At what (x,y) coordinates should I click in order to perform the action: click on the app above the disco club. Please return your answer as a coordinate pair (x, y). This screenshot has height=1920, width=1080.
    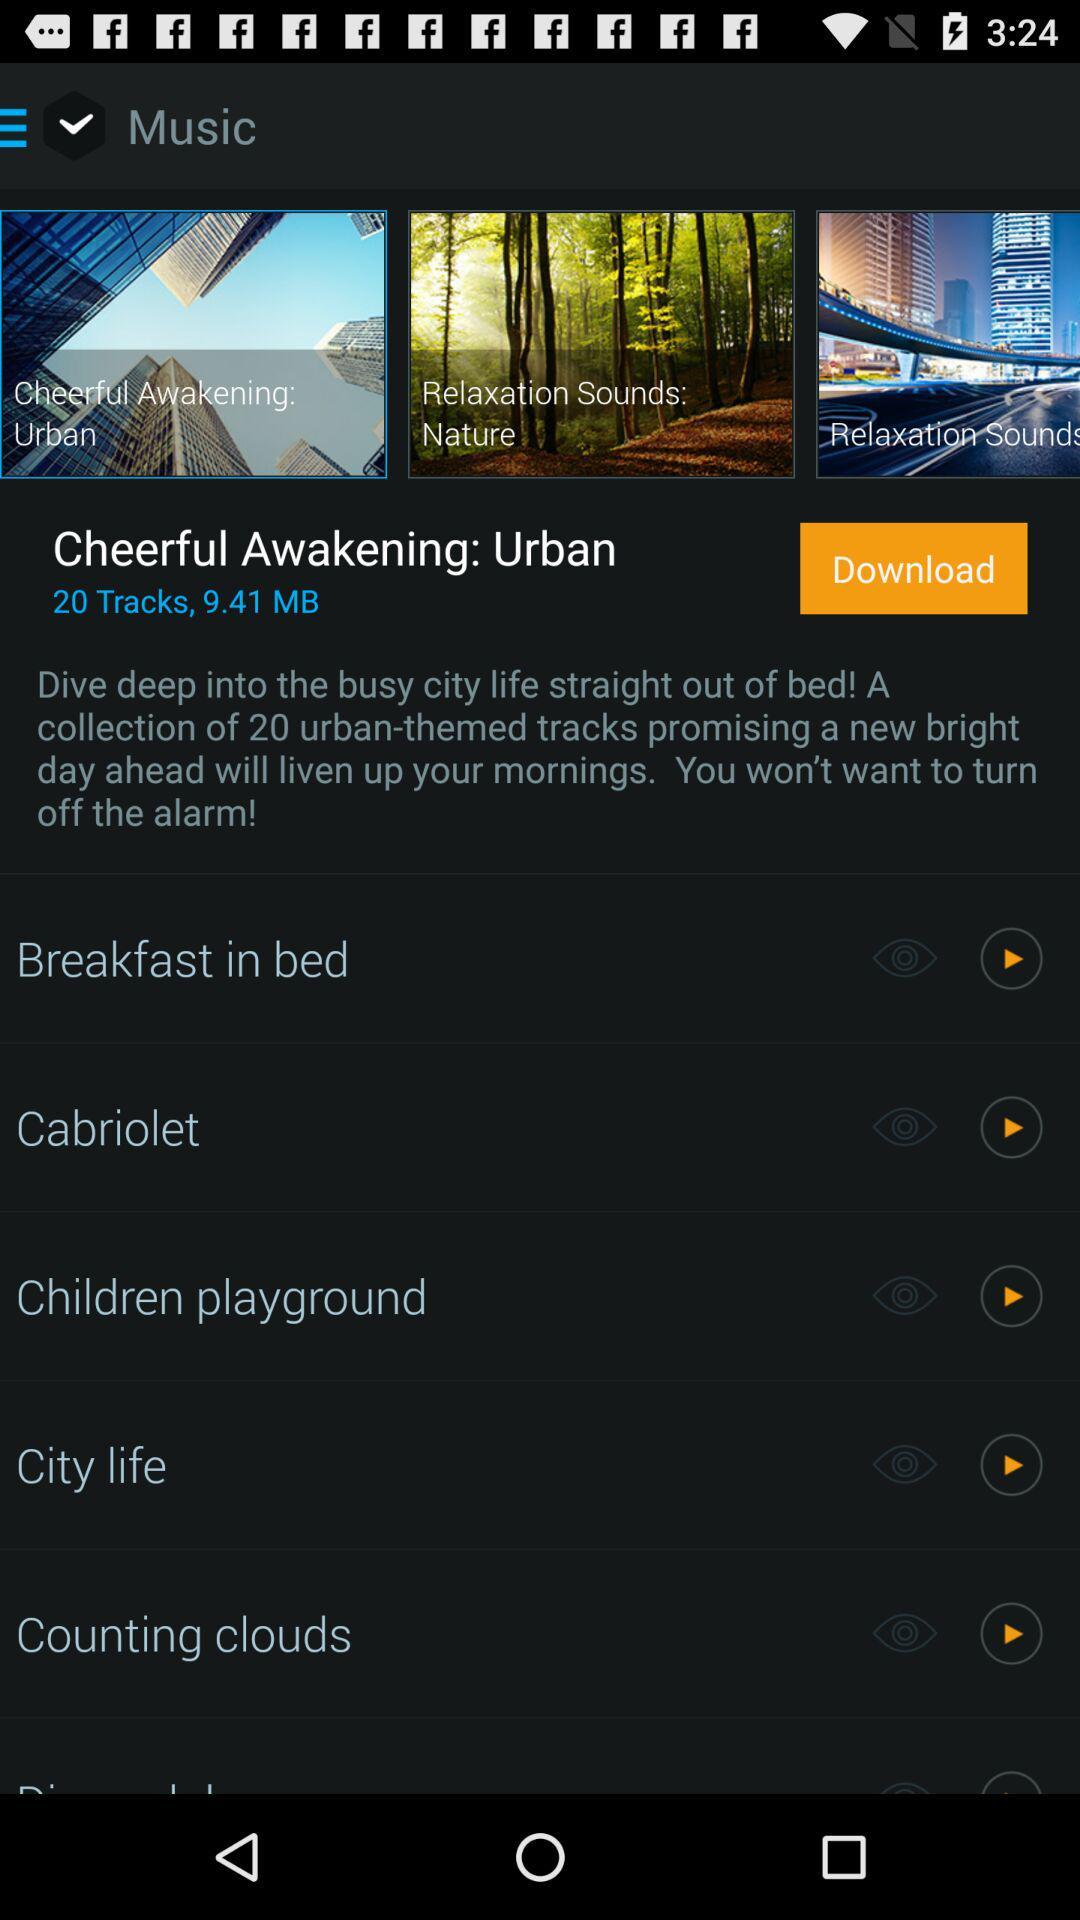
    Looking at the image, I should click on (432, 1633).